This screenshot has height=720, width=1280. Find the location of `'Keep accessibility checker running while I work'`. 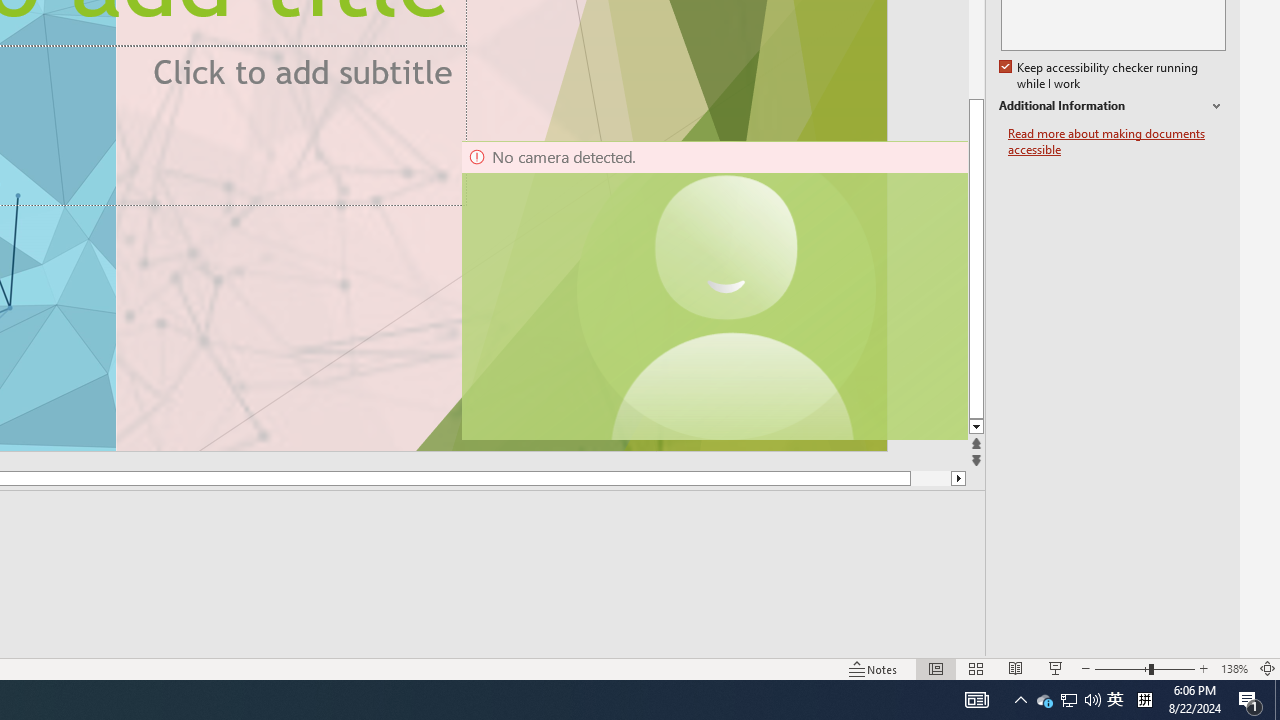

'Keep accessibility checker running while I work' is located at coordinates (1099, 75).